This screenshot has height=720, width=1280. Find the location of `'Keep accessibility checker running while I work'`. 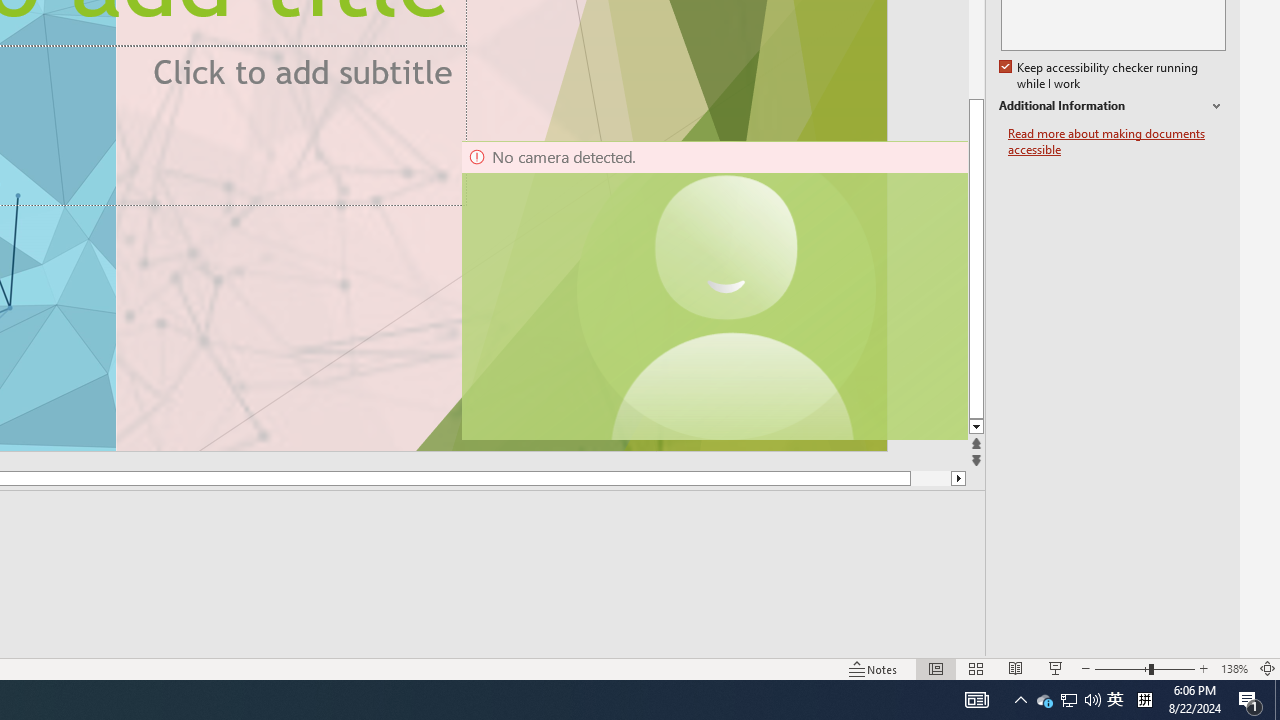

'Keep accessibility checker running while I work' is located at coordinates (1099, 75).